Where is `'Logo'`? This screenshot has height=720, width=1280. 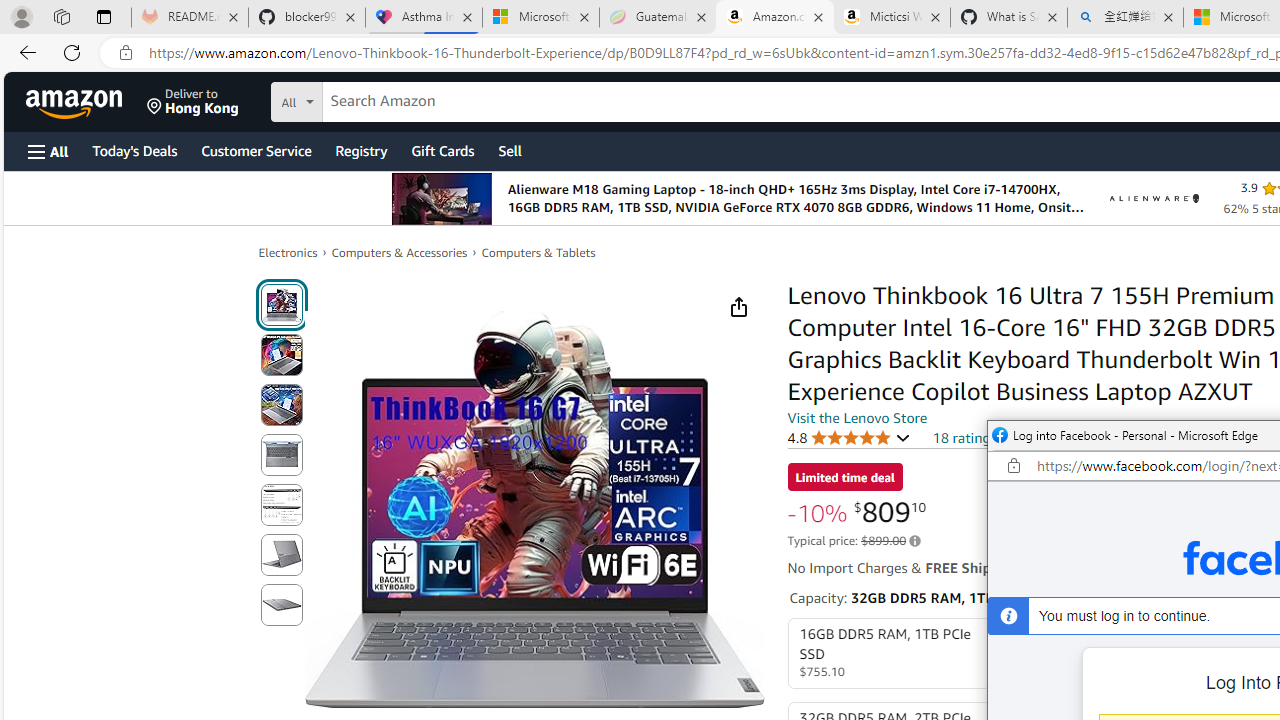
'Logo' is located at coordinates (1153, 198).